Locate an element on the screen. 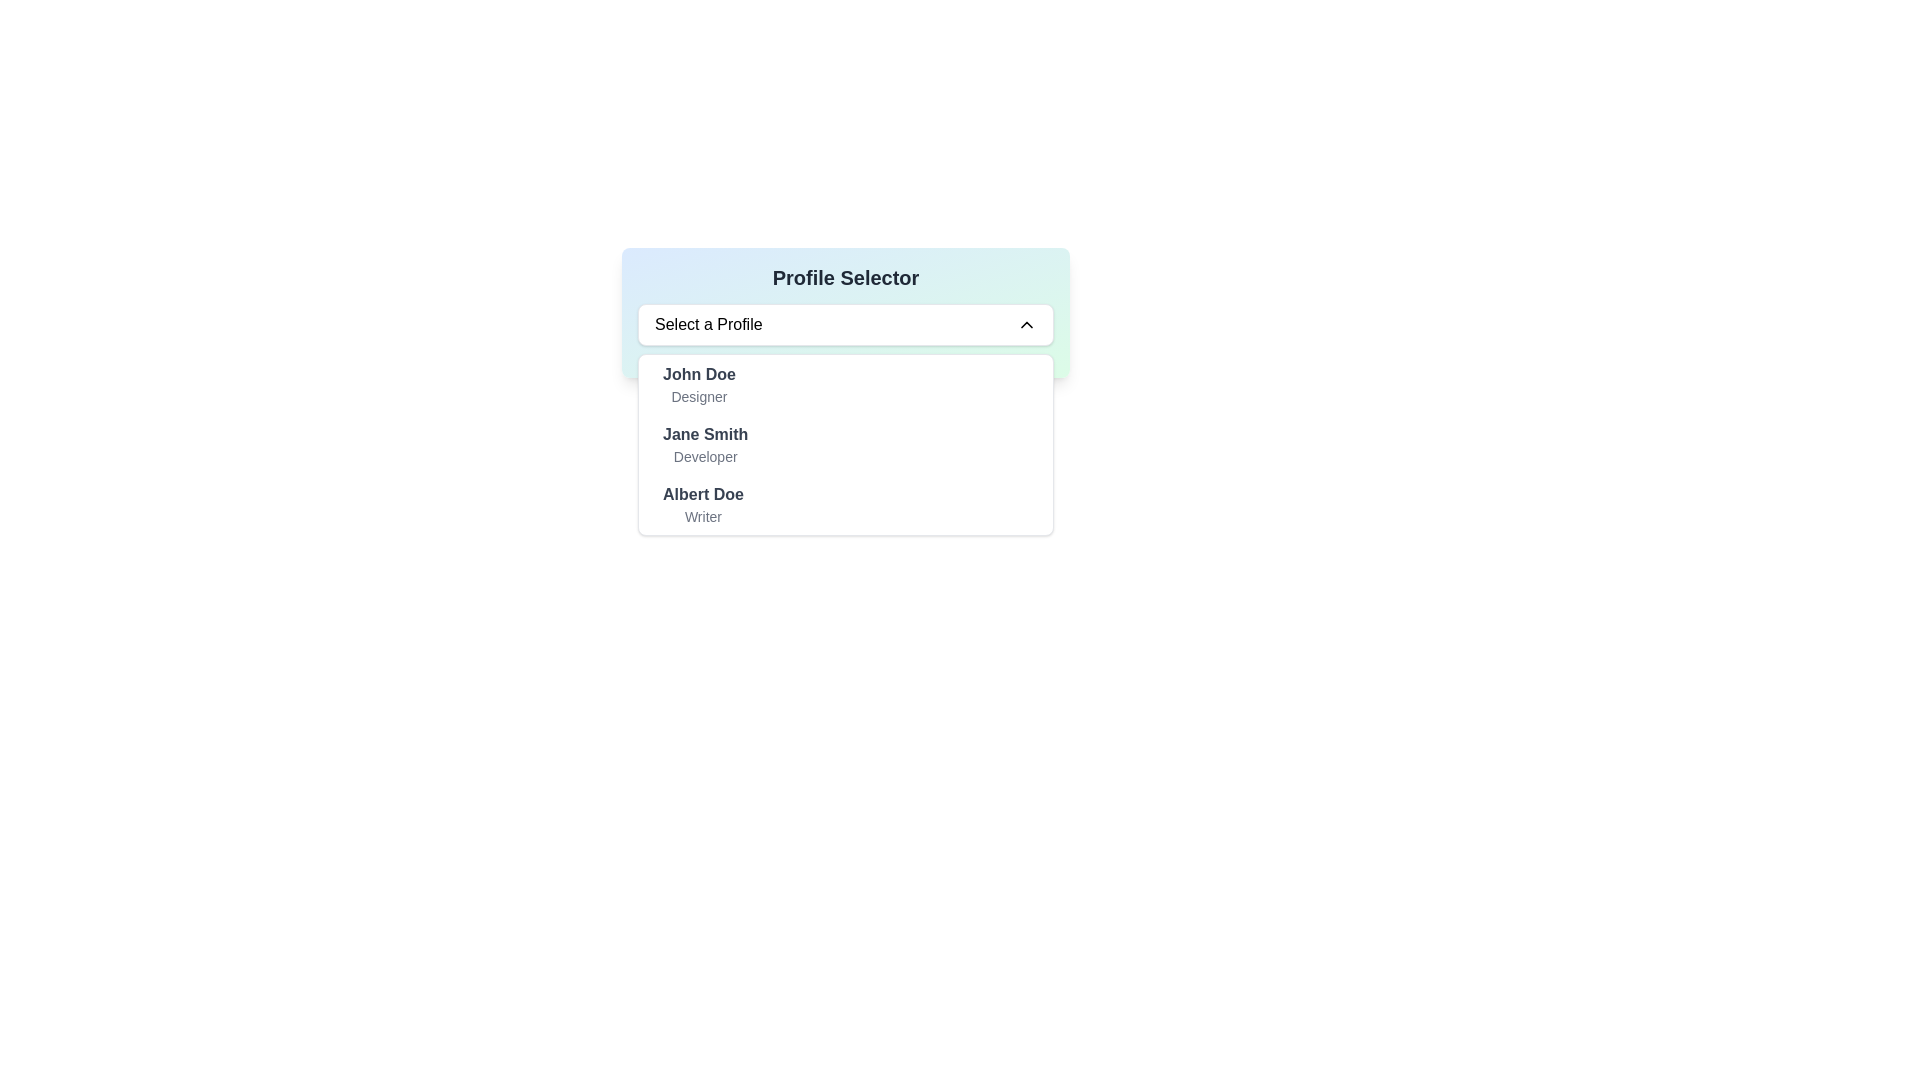 This screenshot has height=1080, width=1920. the 'Jane Smith' profile selection item in the dropdown menu is located at coordinates (705, 443).